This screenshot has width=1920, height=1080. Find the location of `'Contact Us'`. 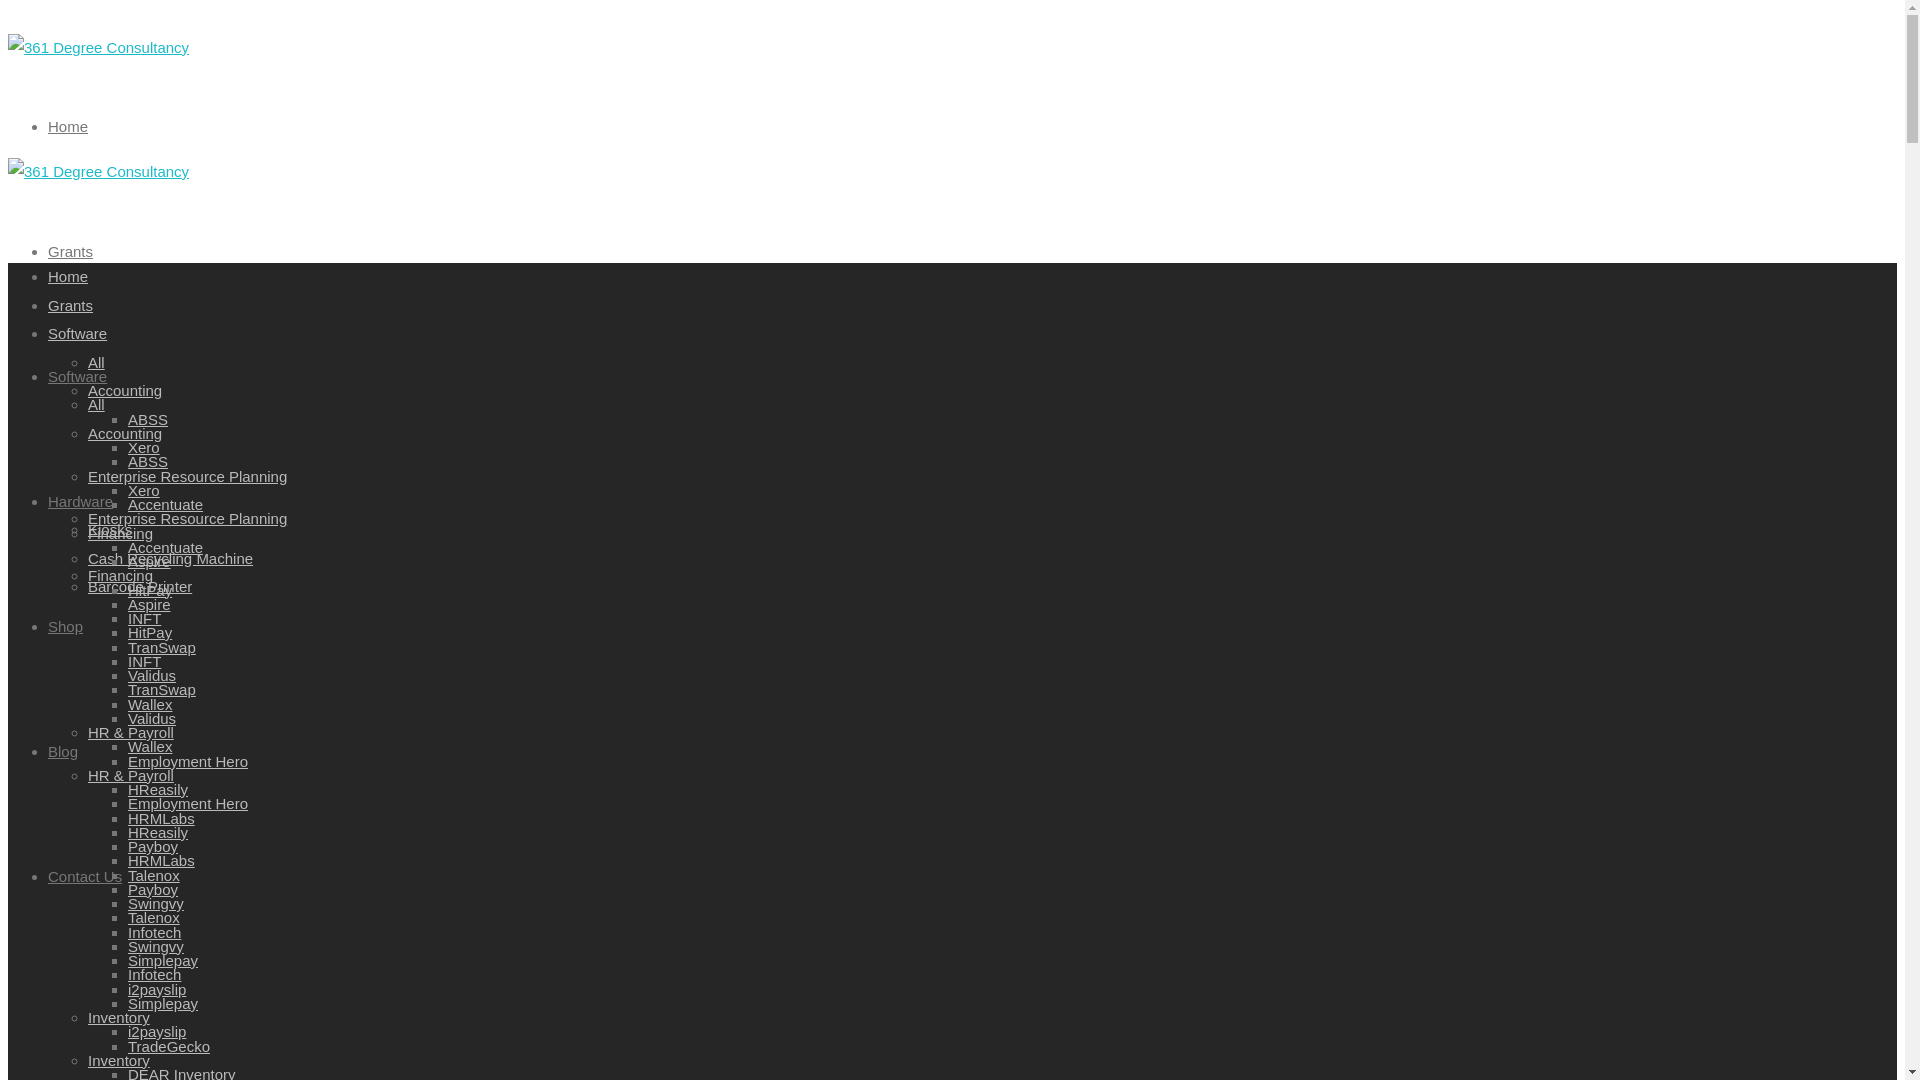

'Contact Us' is located at coordinates (84, 875).